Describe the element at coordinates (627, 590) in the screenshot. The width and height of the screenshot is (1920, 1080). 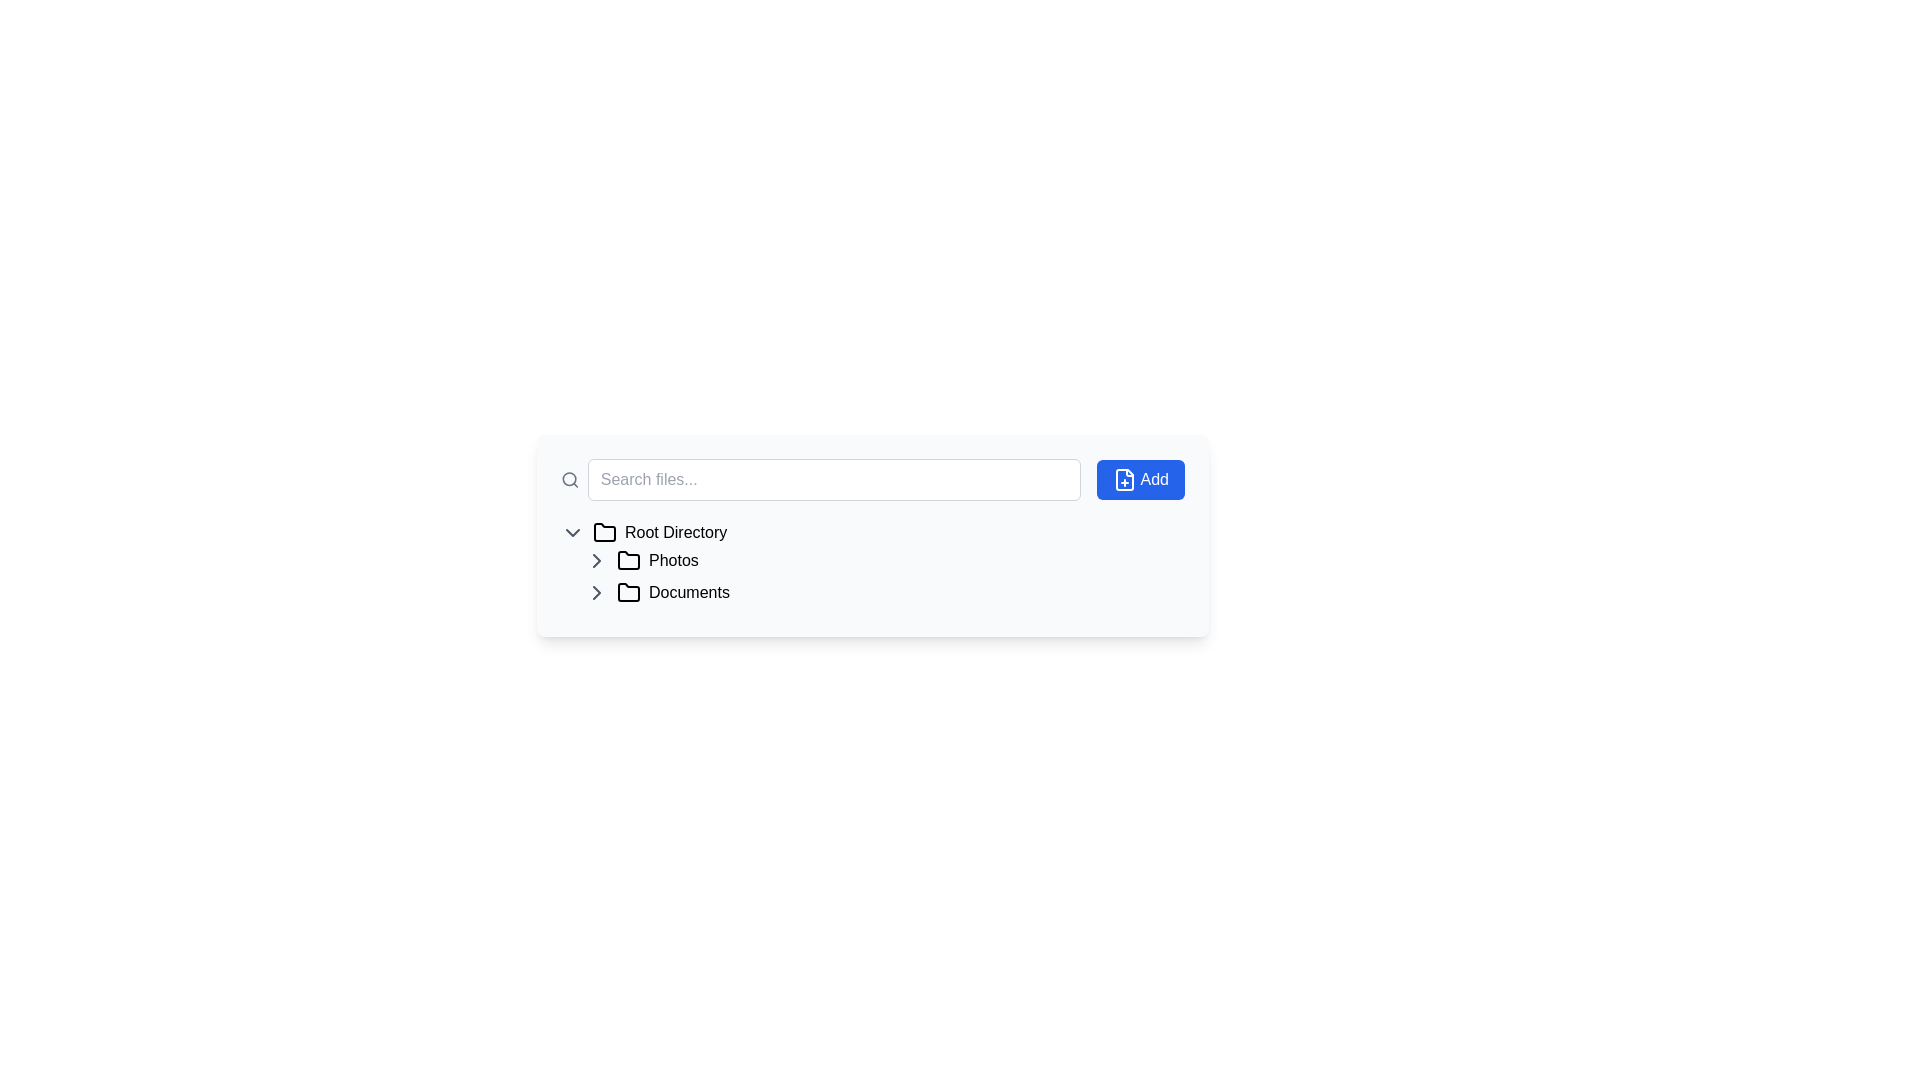
I see `the folder icon, which has rounded edges and a filled appearance, located` at that location.